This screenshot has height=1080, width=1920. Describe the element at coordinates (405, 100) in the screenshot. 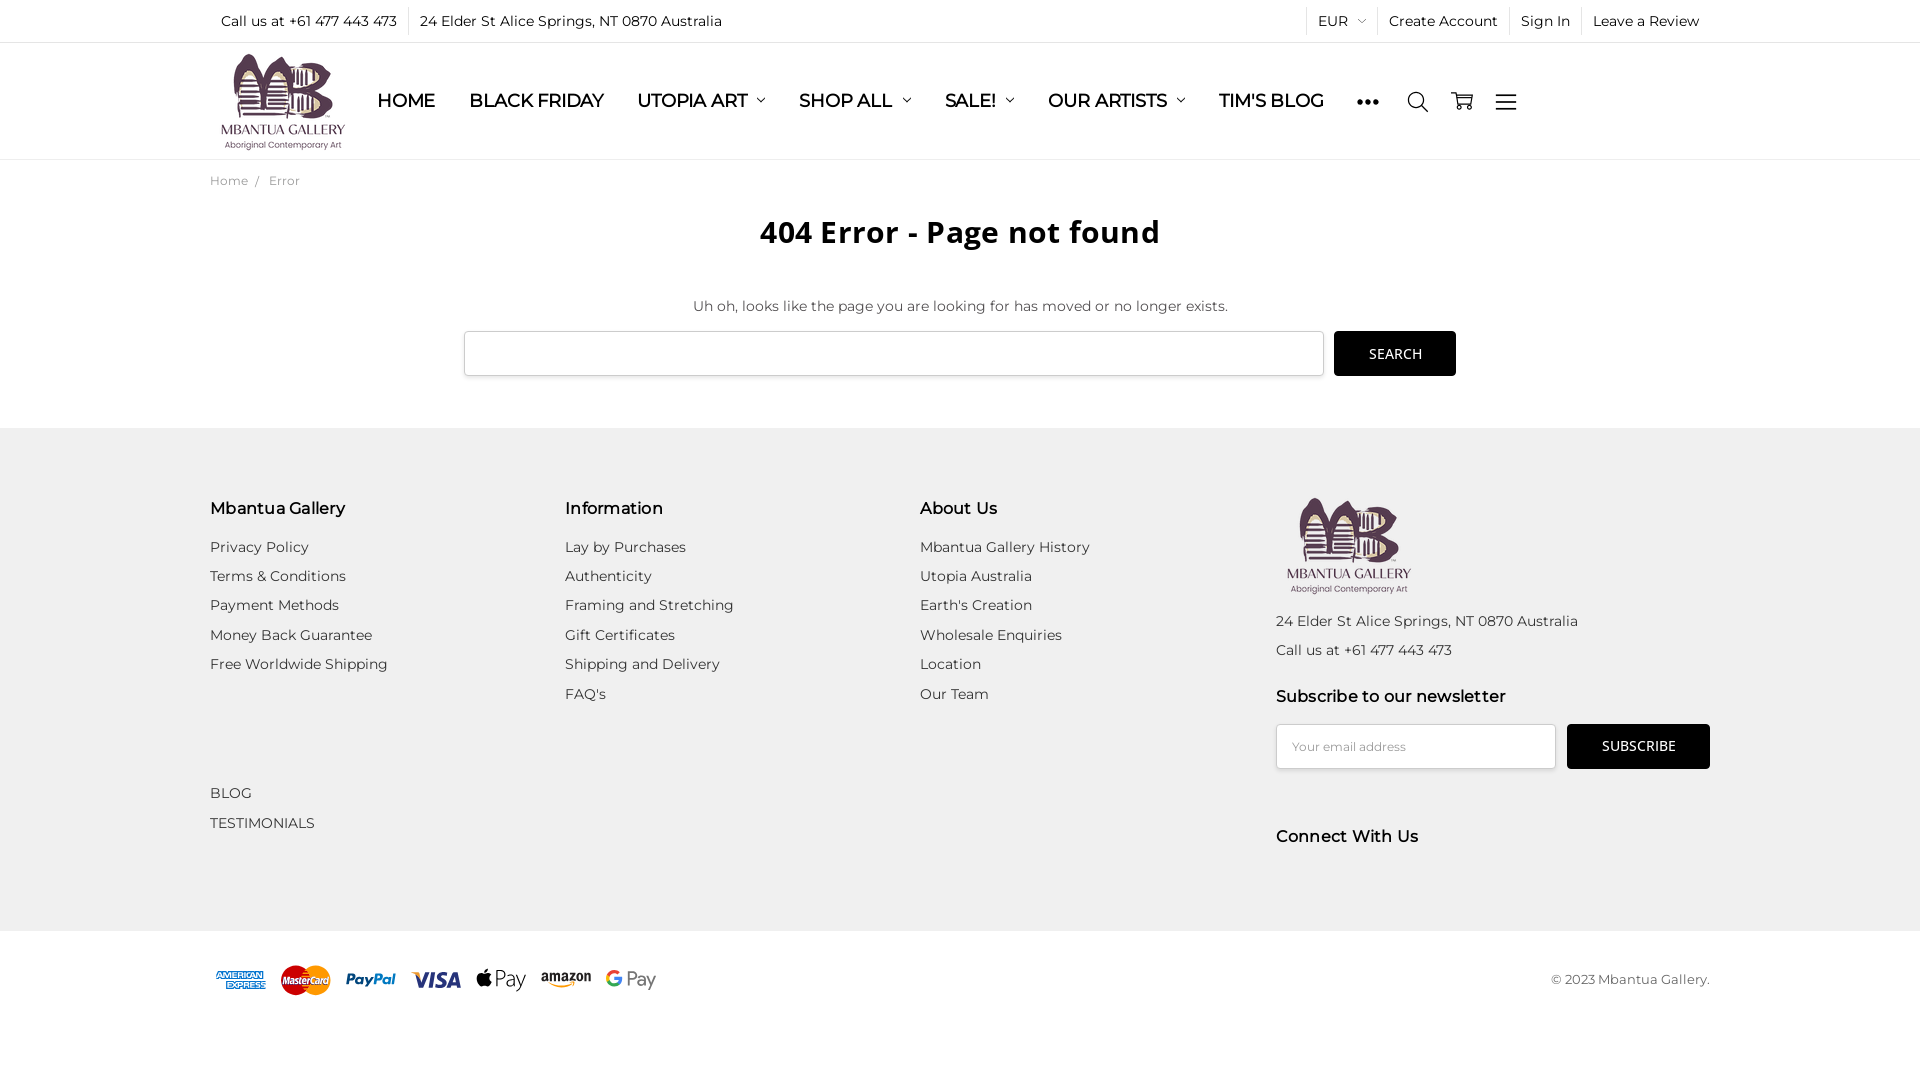

I see `'HOME'` at that location.